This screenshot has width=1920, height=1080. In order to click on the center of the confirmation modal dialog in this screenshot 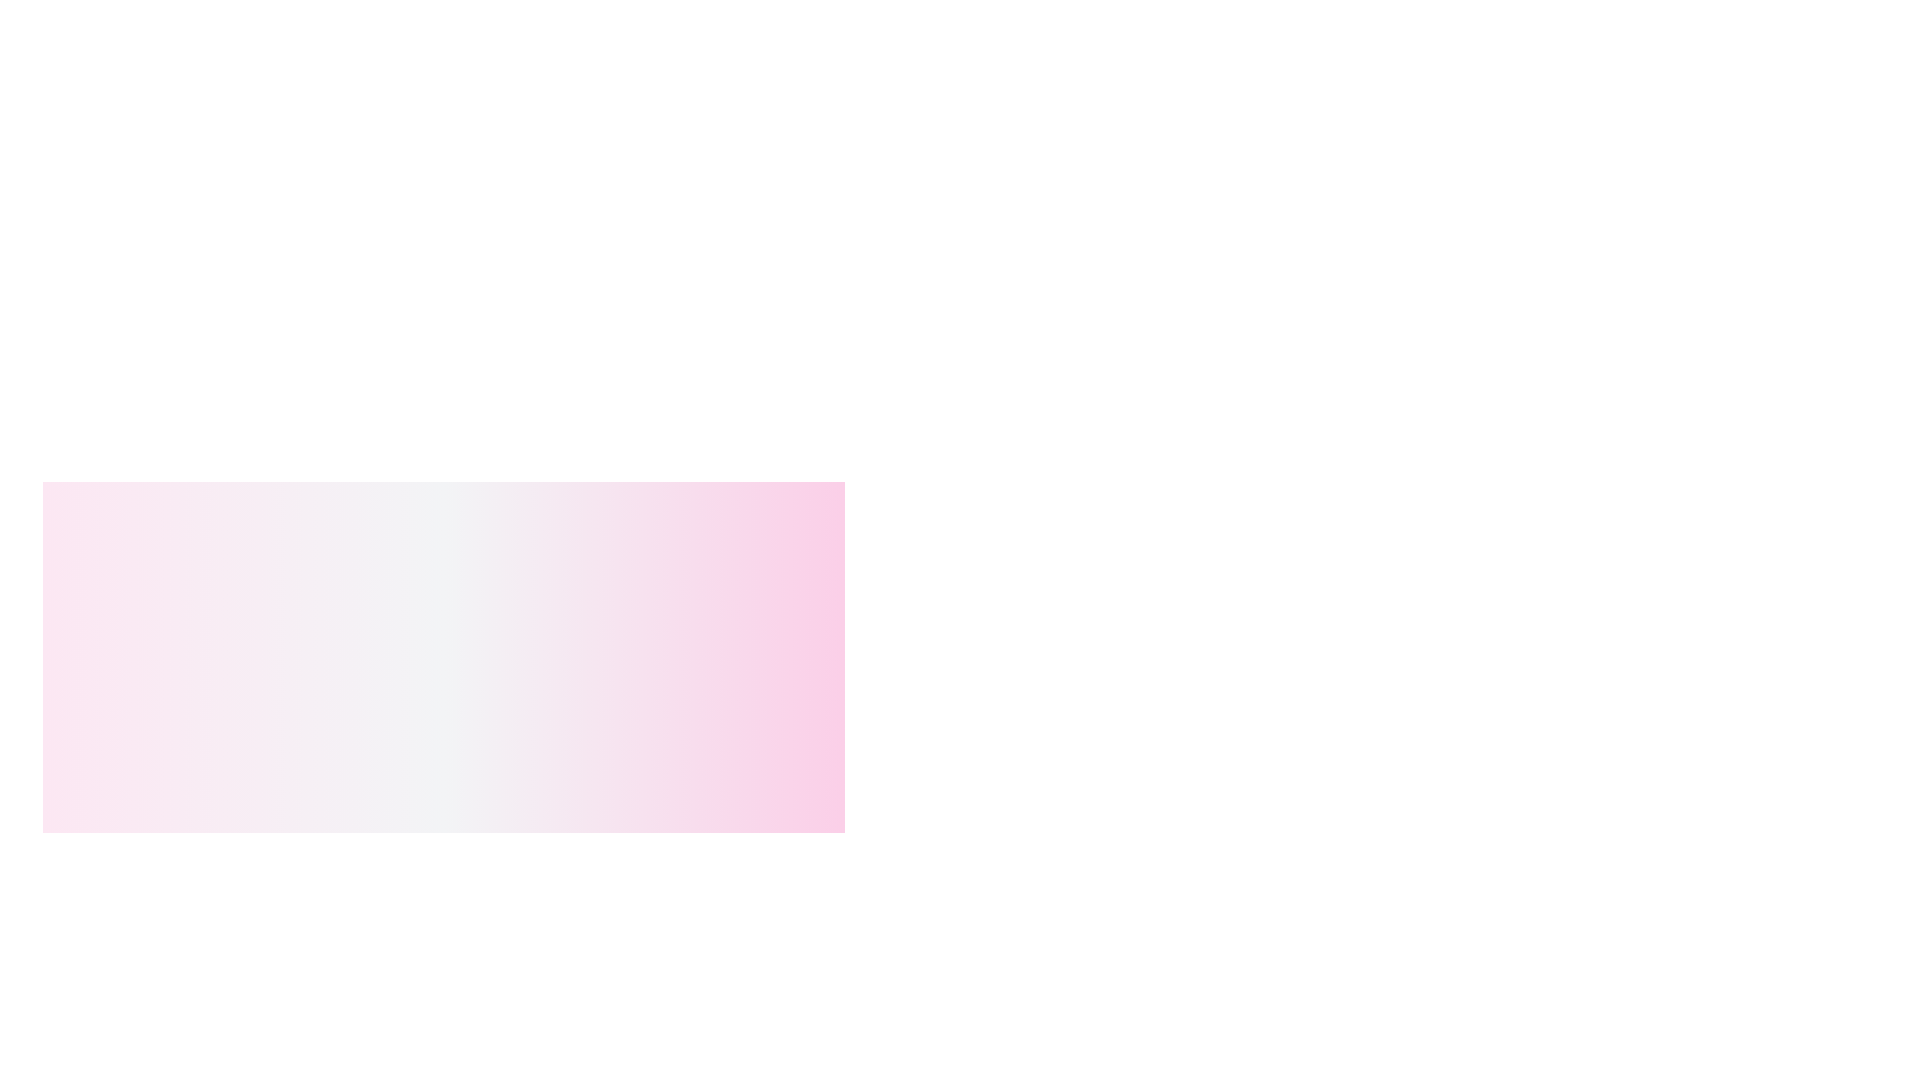, I will do `click(443, 644)`.